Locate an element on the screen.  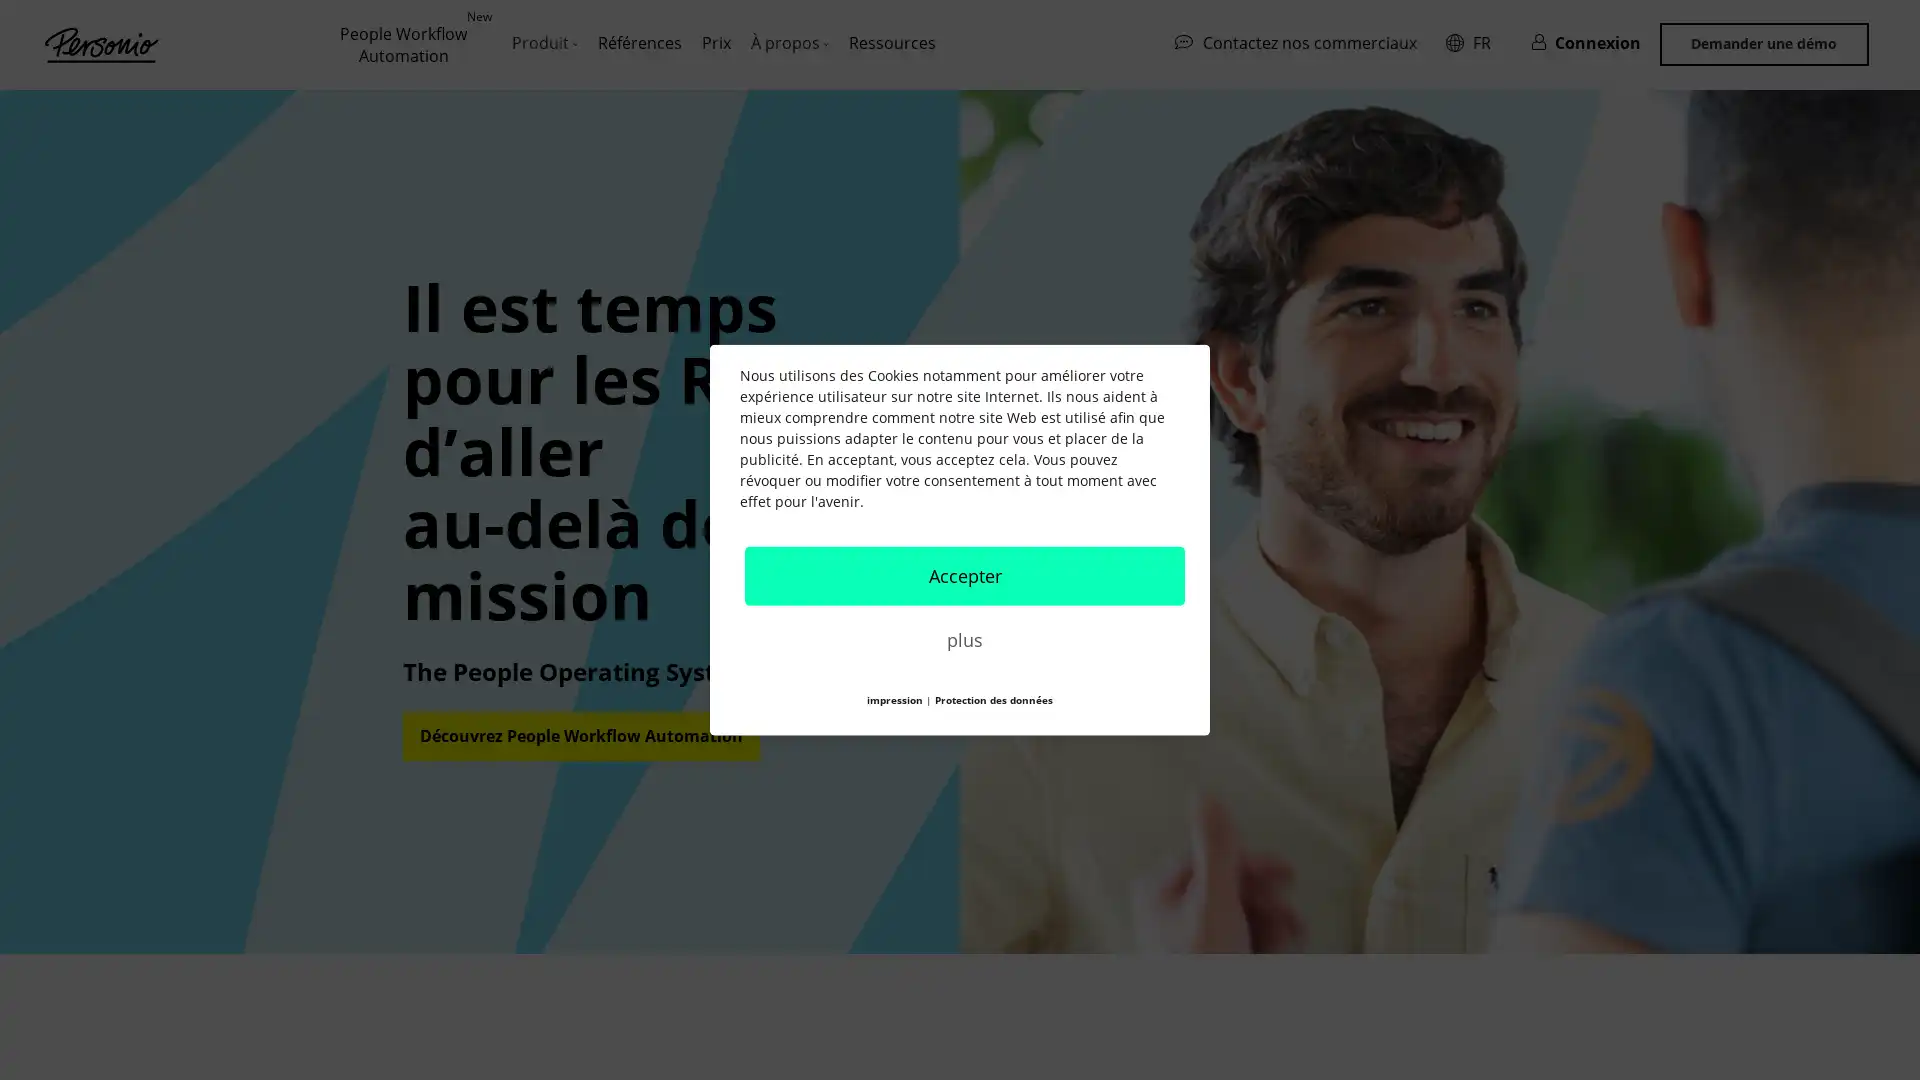
plus is located at coordinates (964, 639).